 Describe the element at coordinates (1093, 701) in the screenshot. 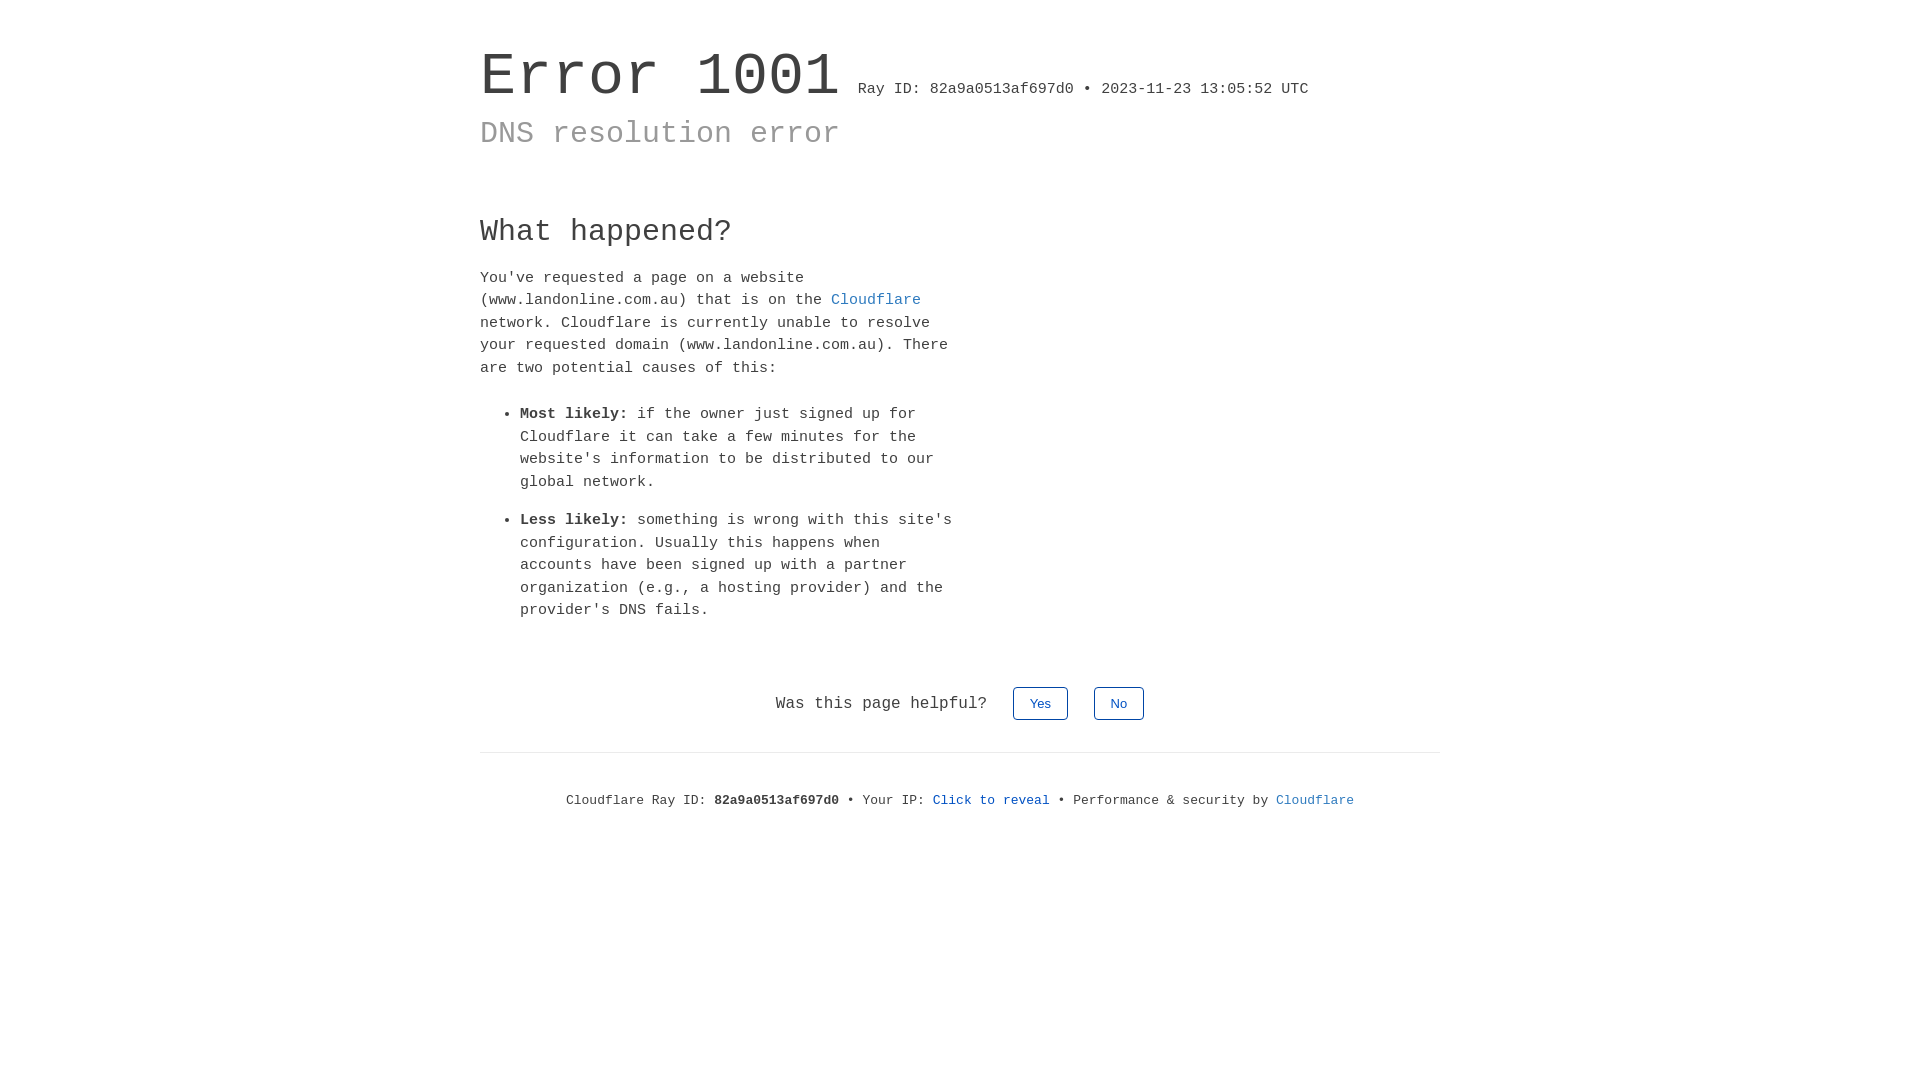

I see `'No'` at that location.